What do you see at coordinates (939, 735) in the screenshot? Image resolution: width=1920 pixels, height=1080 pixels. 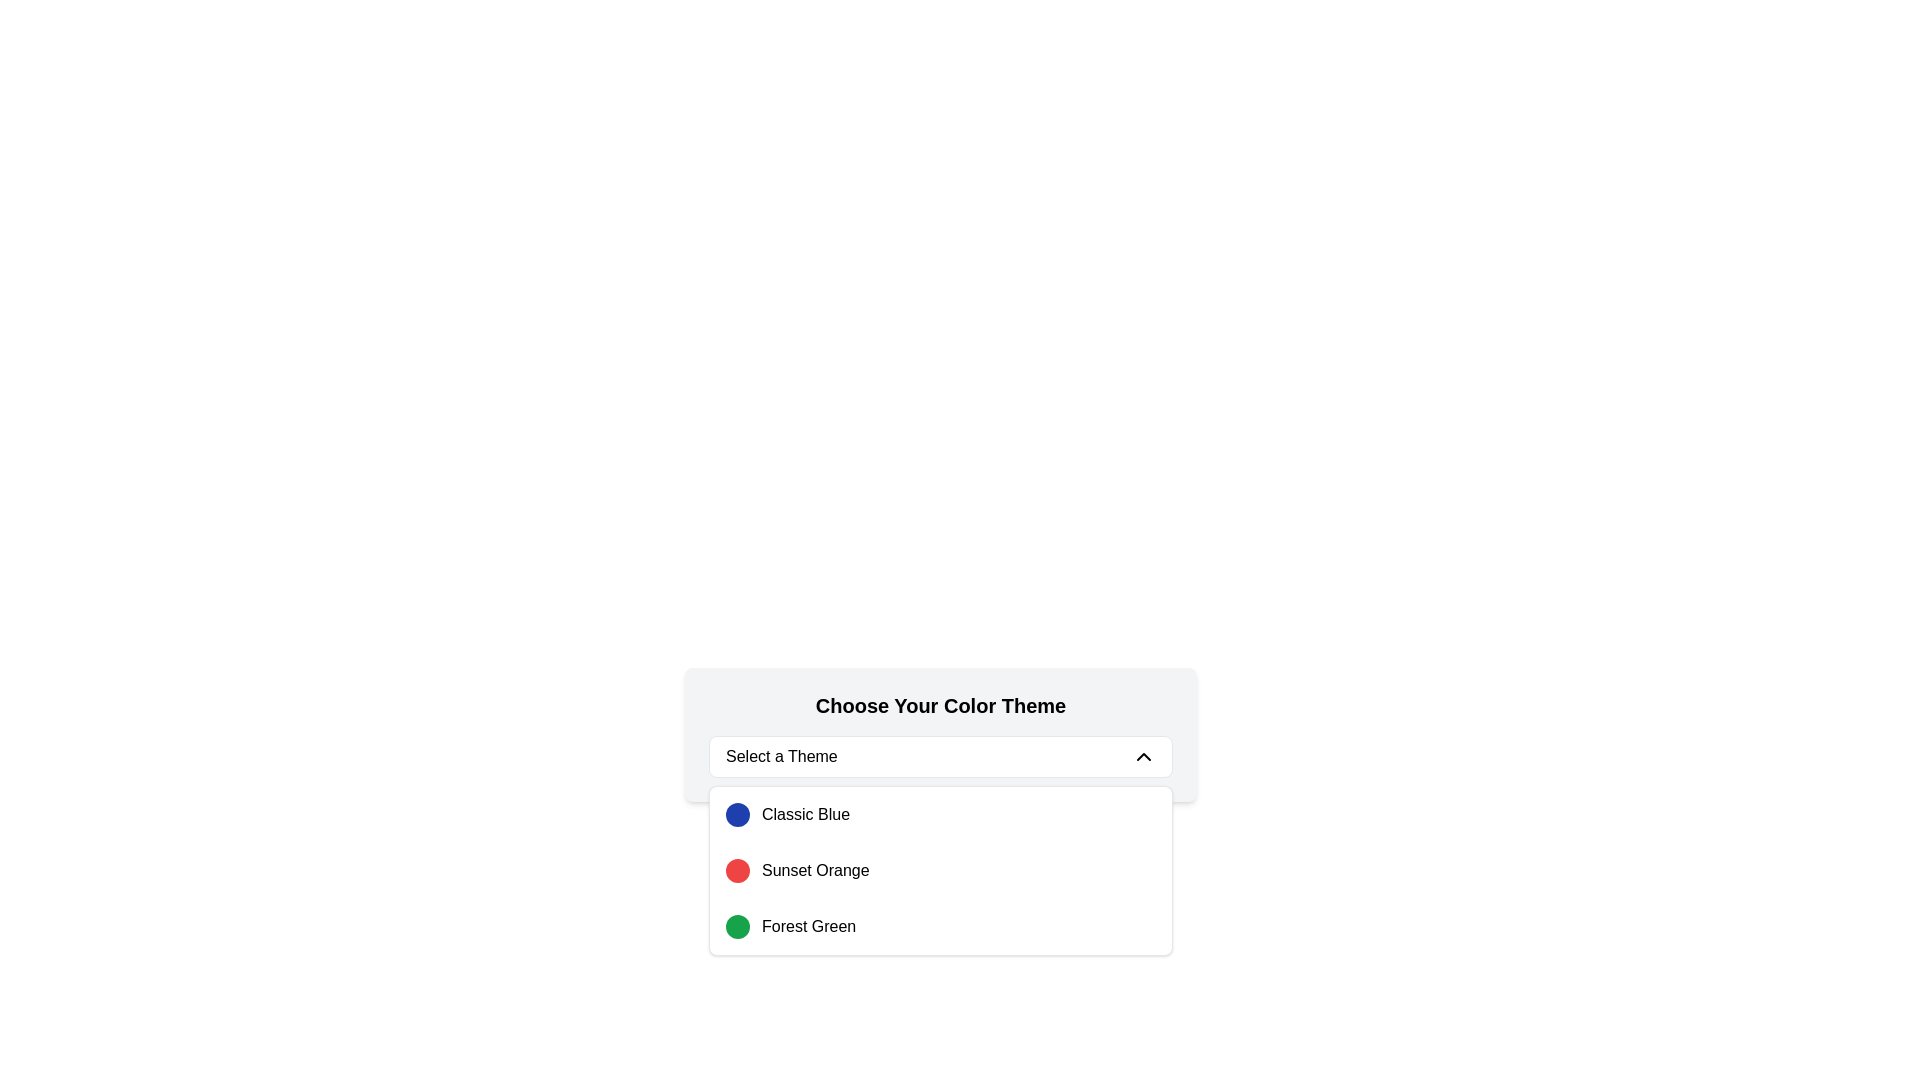 I see `the dropdown menu labeled 'Select a Theme'` at bounding box center [939, 735].